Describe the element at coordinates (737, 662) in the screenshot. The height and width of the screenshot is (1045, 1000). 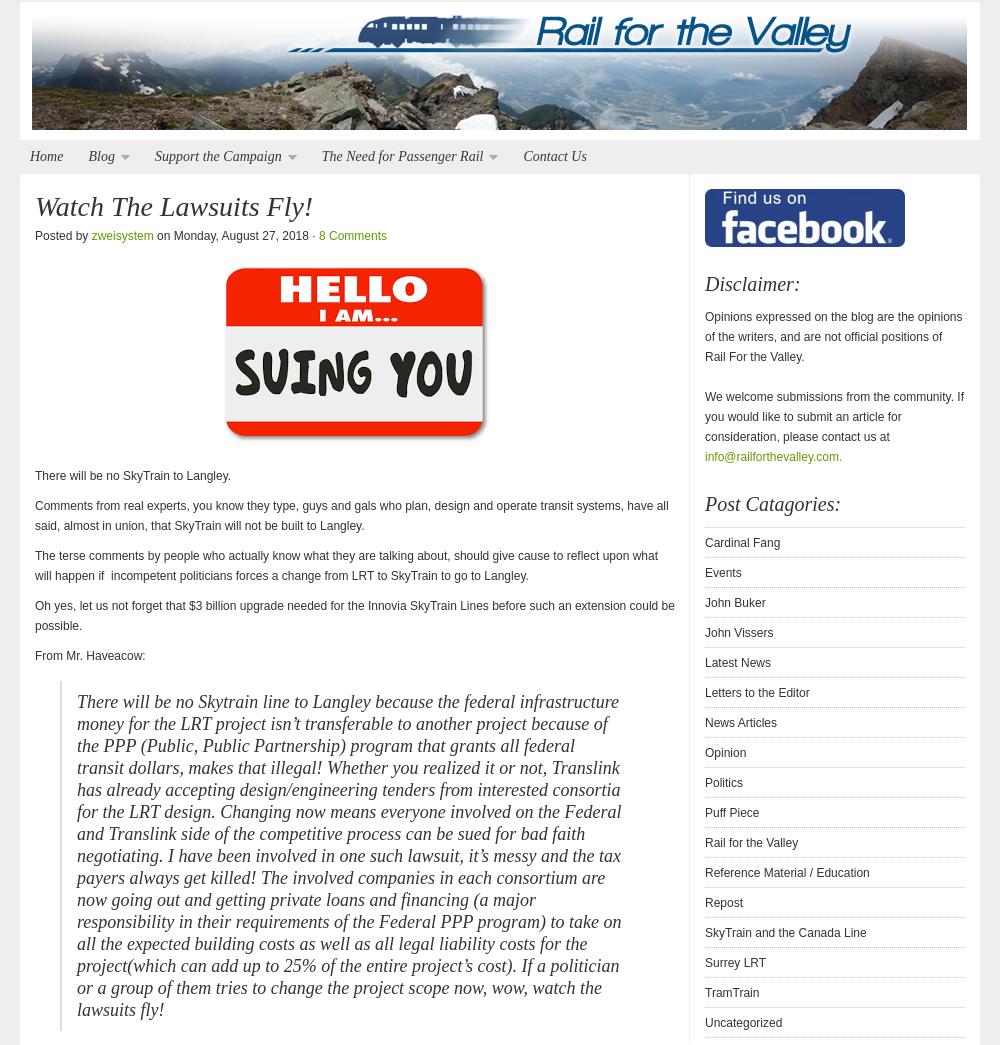
I see `'Latest News'` at that location.